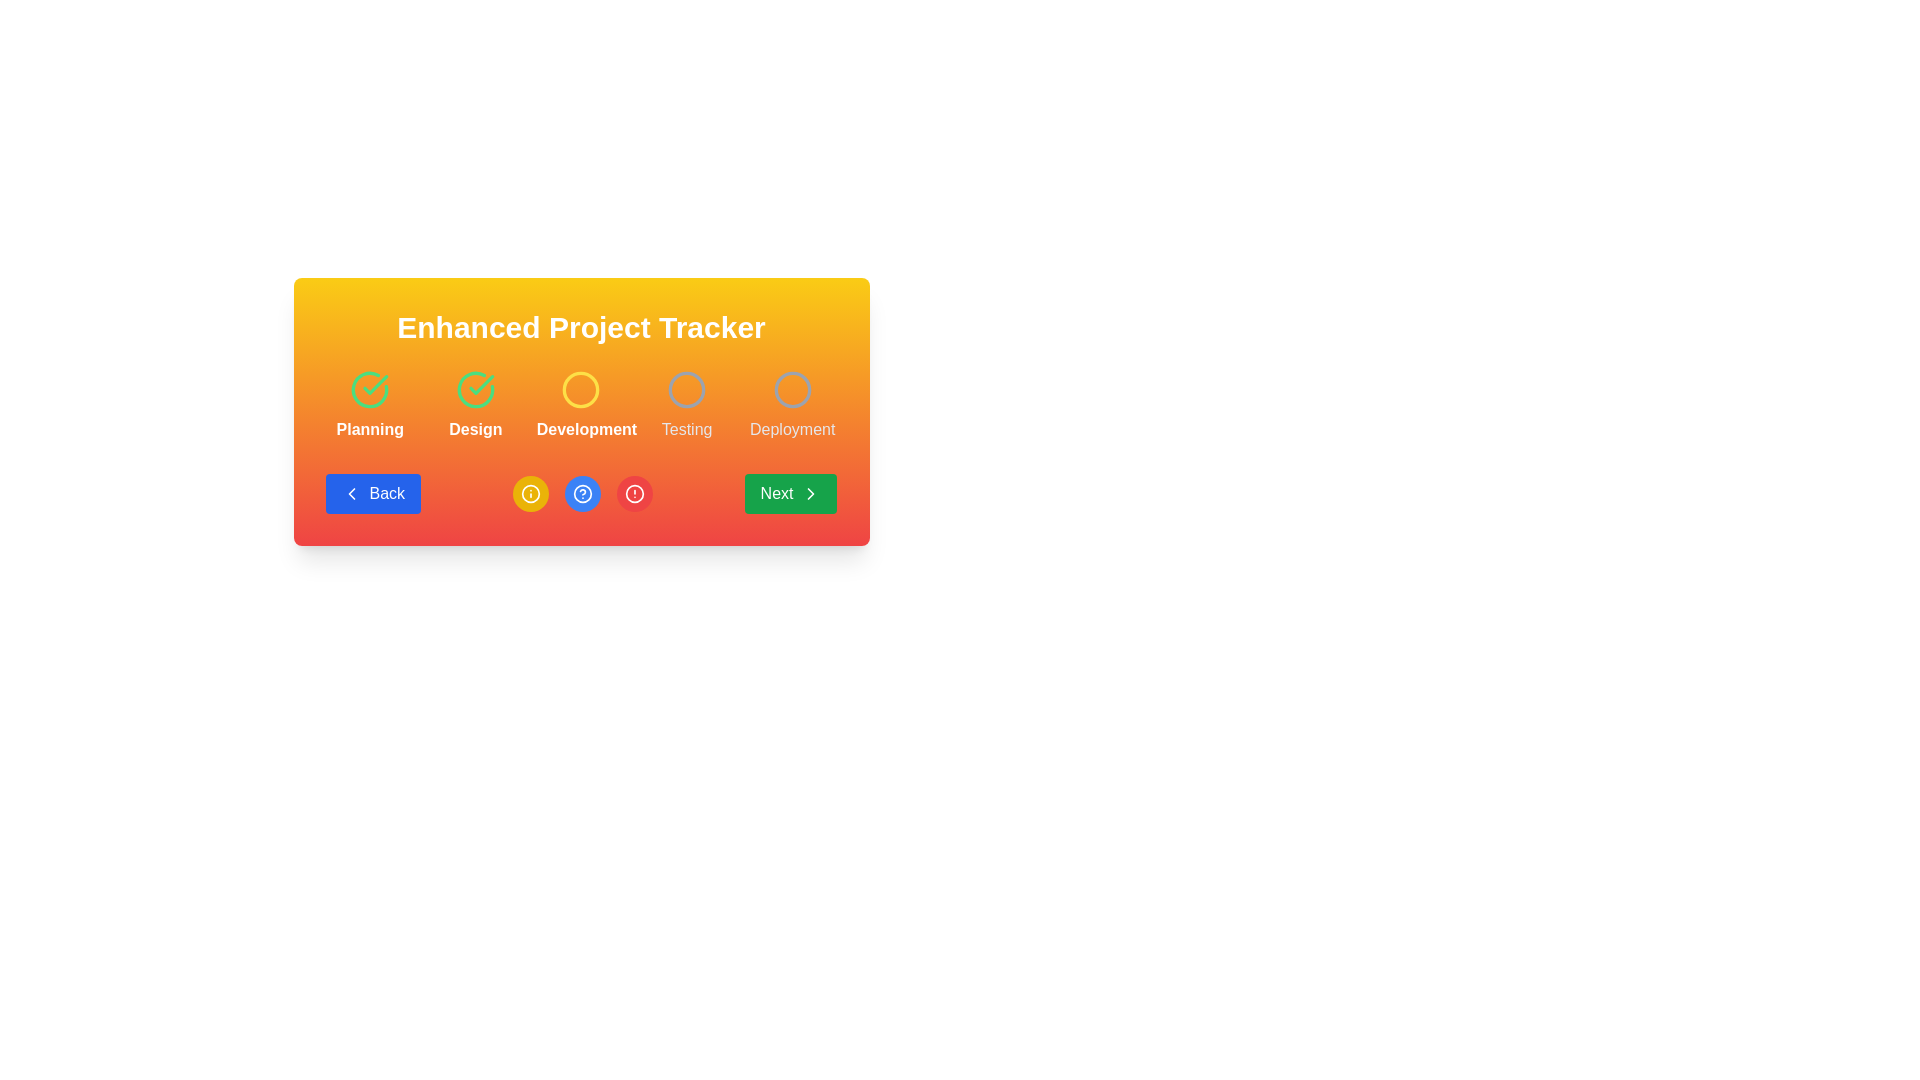 This screenshot has height=1080, width=1920. Describe the element at coordinates (633, 493) in the screenshot. I see `the rightmost circular red button with a white alert symbol` at that location.